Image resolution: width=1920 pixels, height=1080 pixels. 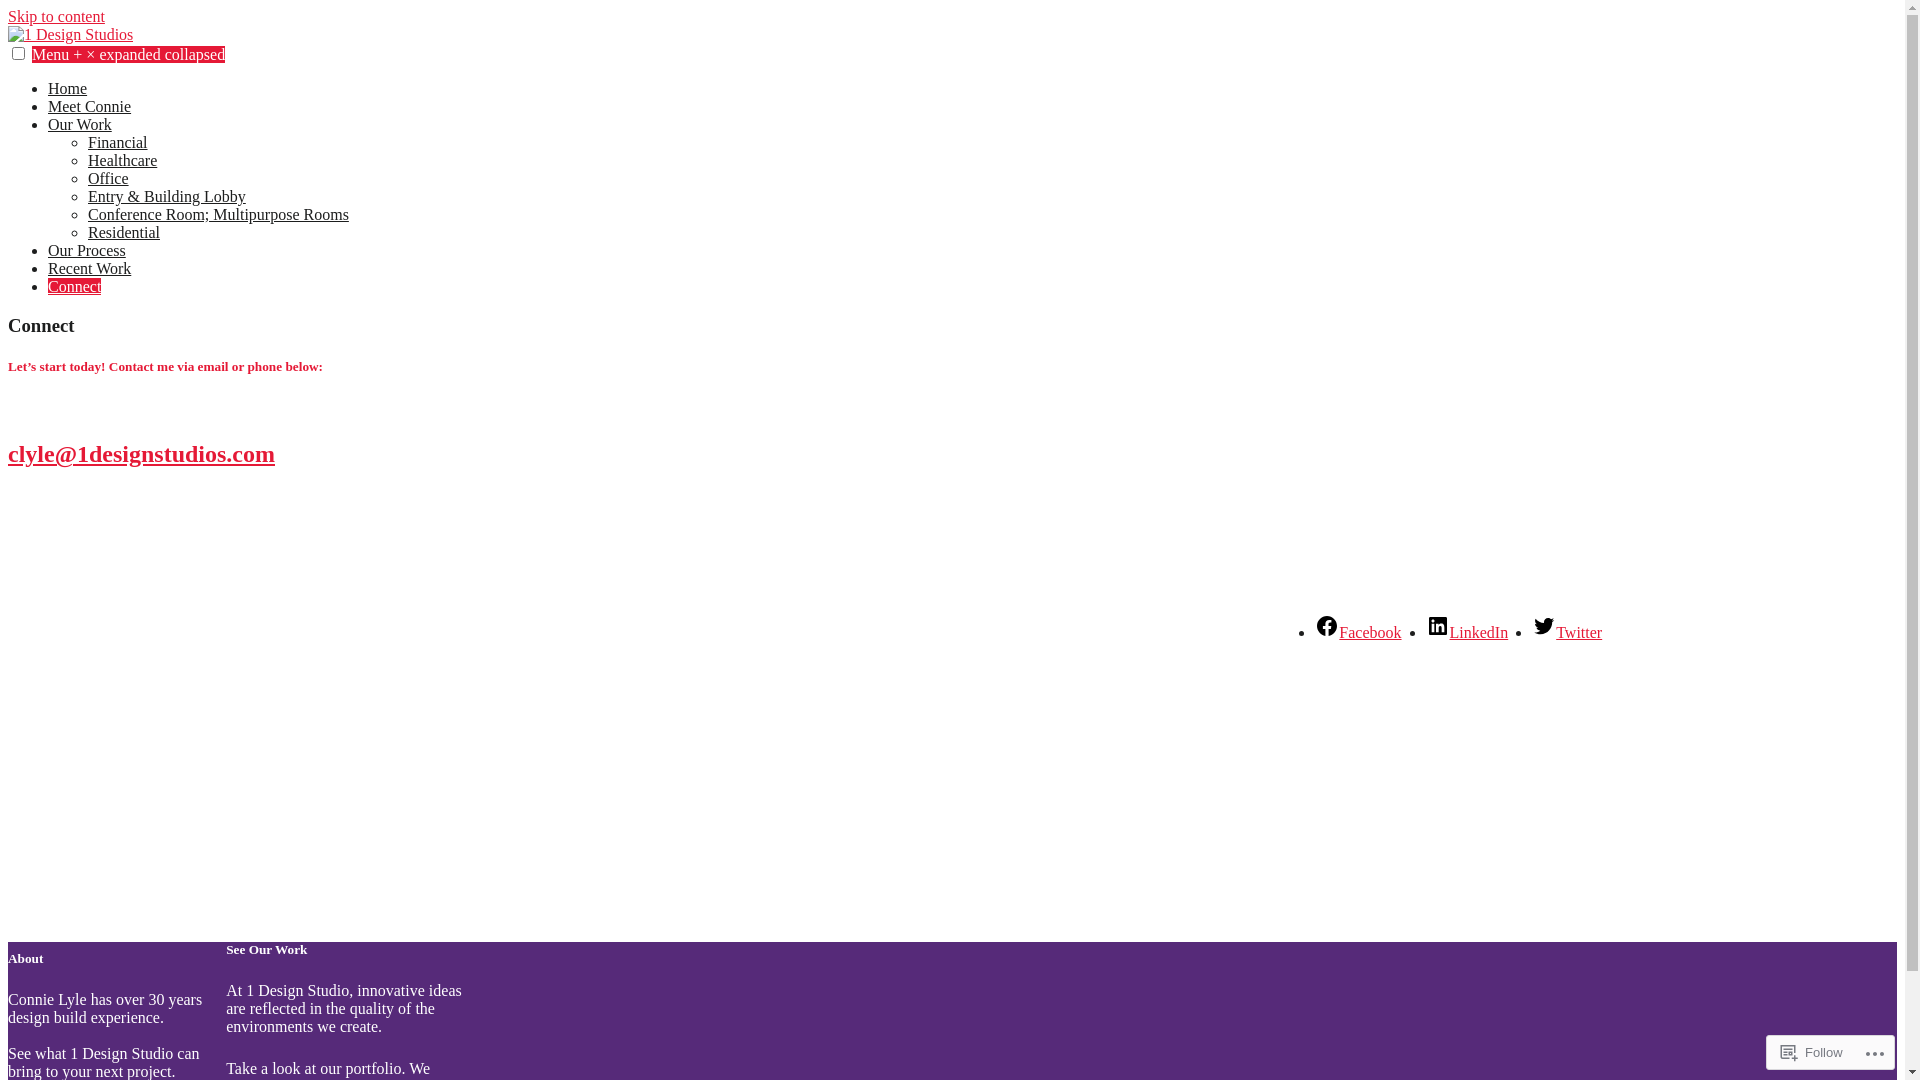 What do you see at coordinates (80, 124) in the screenshot?
I see `'Our Work'` at bounding box center [80, 124].